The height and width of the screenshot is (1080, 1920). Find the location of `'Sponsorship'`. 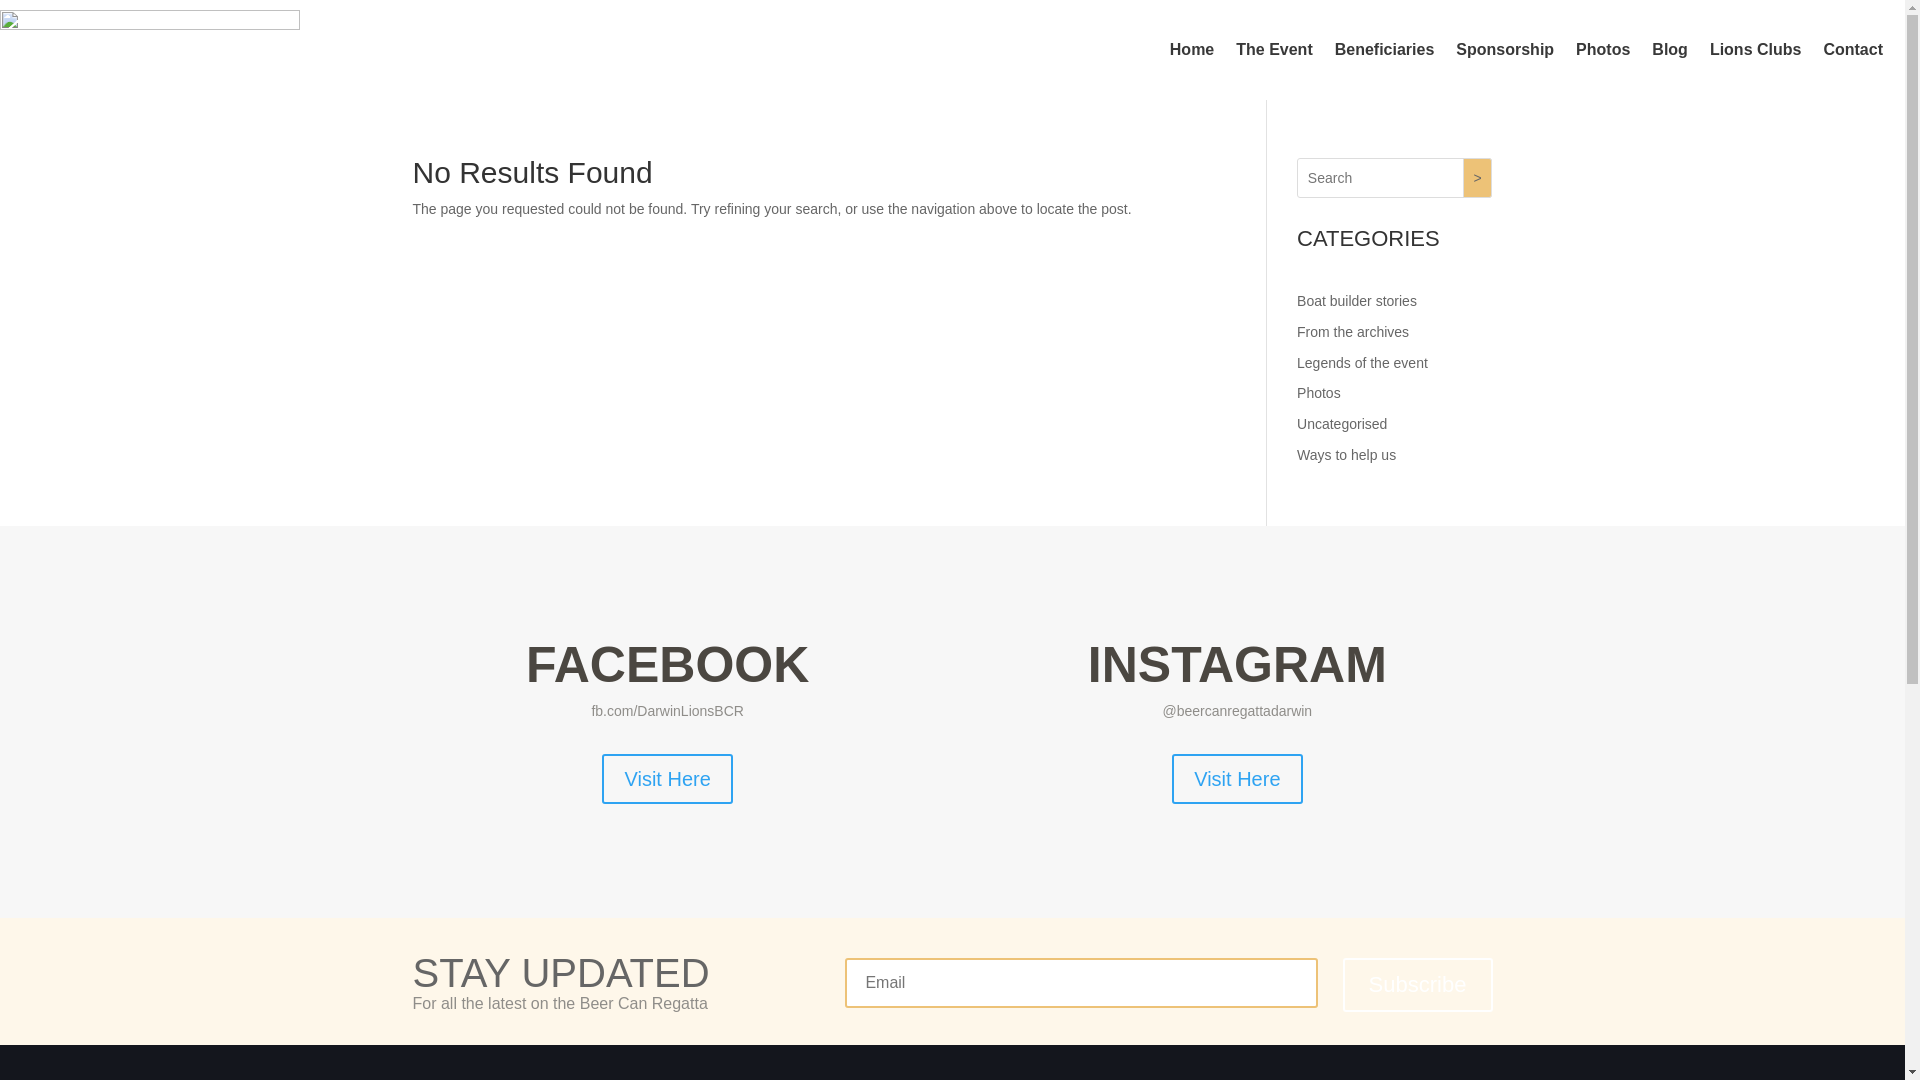

'Sponsorship' is located at coordinates (1505, 49).